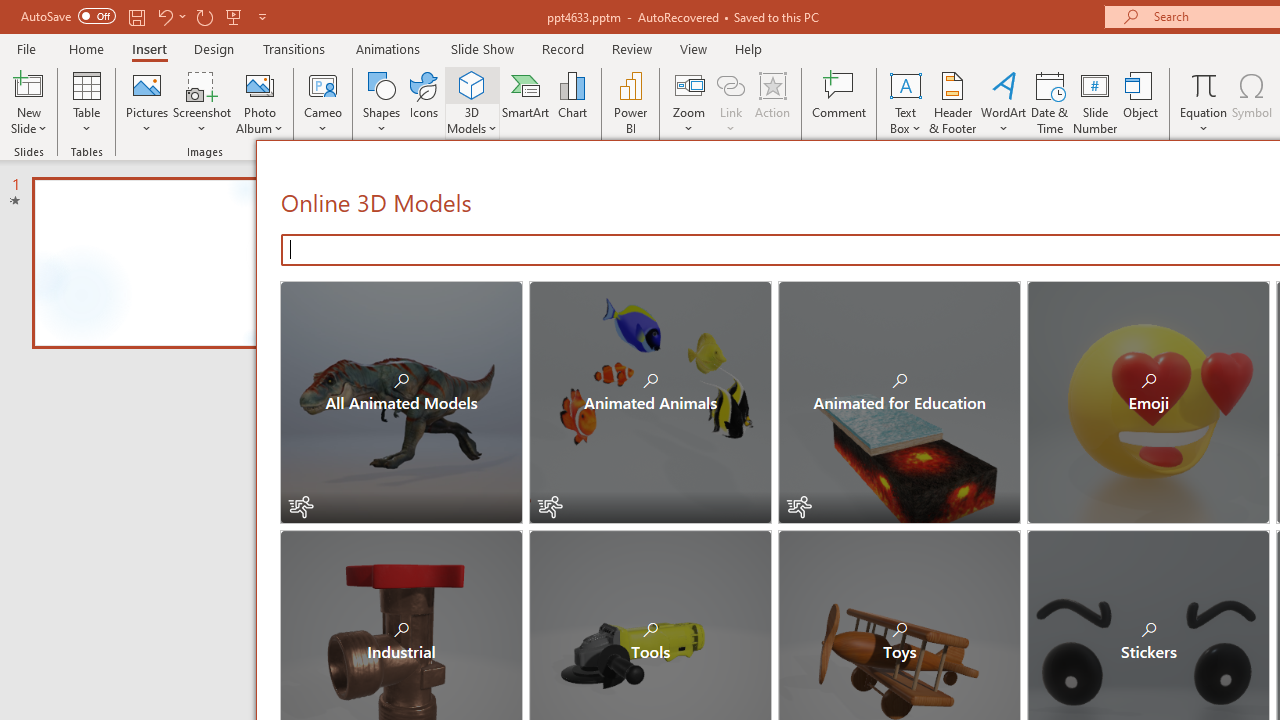  What do you see at coordinates (1049, 103) in the screenshot?
I see `'Date & Time...'` at bounding box center [1049, 103].